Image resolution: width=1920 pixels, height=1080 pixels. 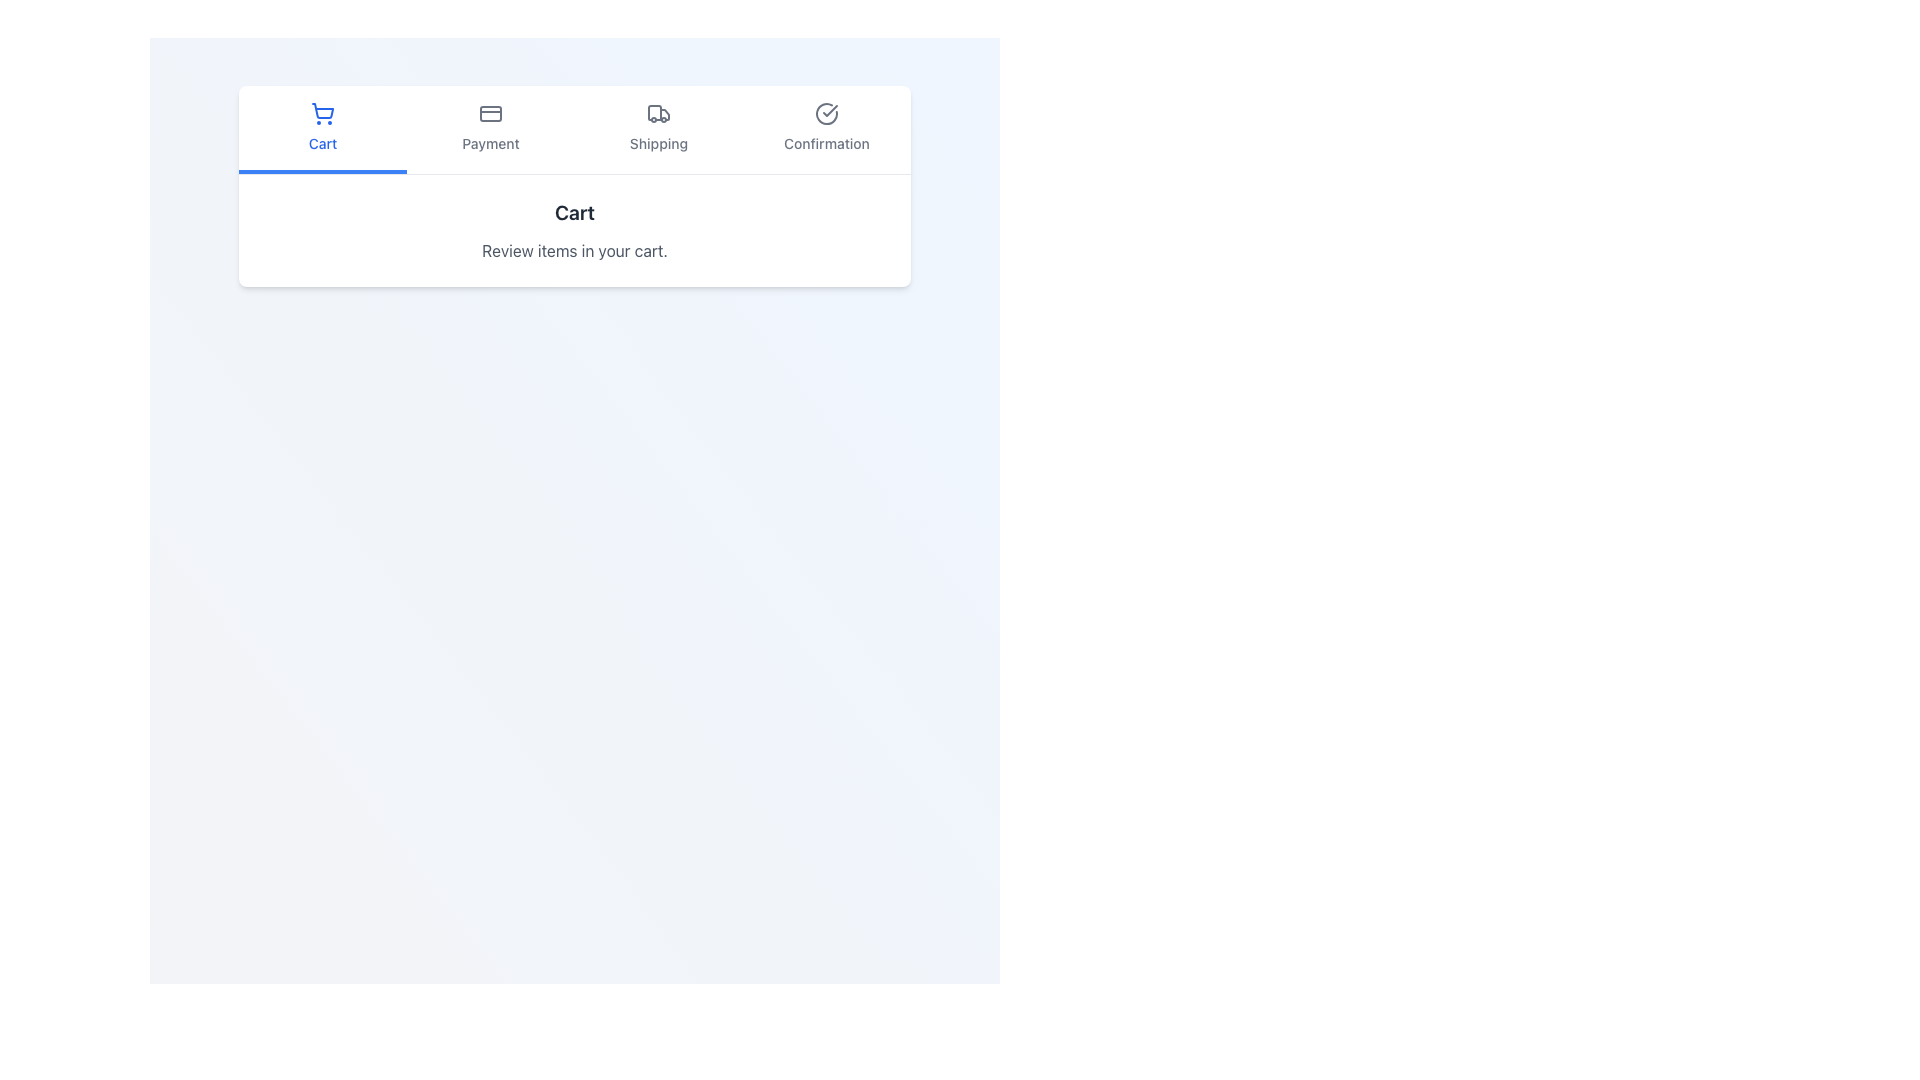 I want to click on the tick icon located in the 'Confirmation' tab of the navigation bar, which indicates confirmation or success, so click(x=830, y=111).